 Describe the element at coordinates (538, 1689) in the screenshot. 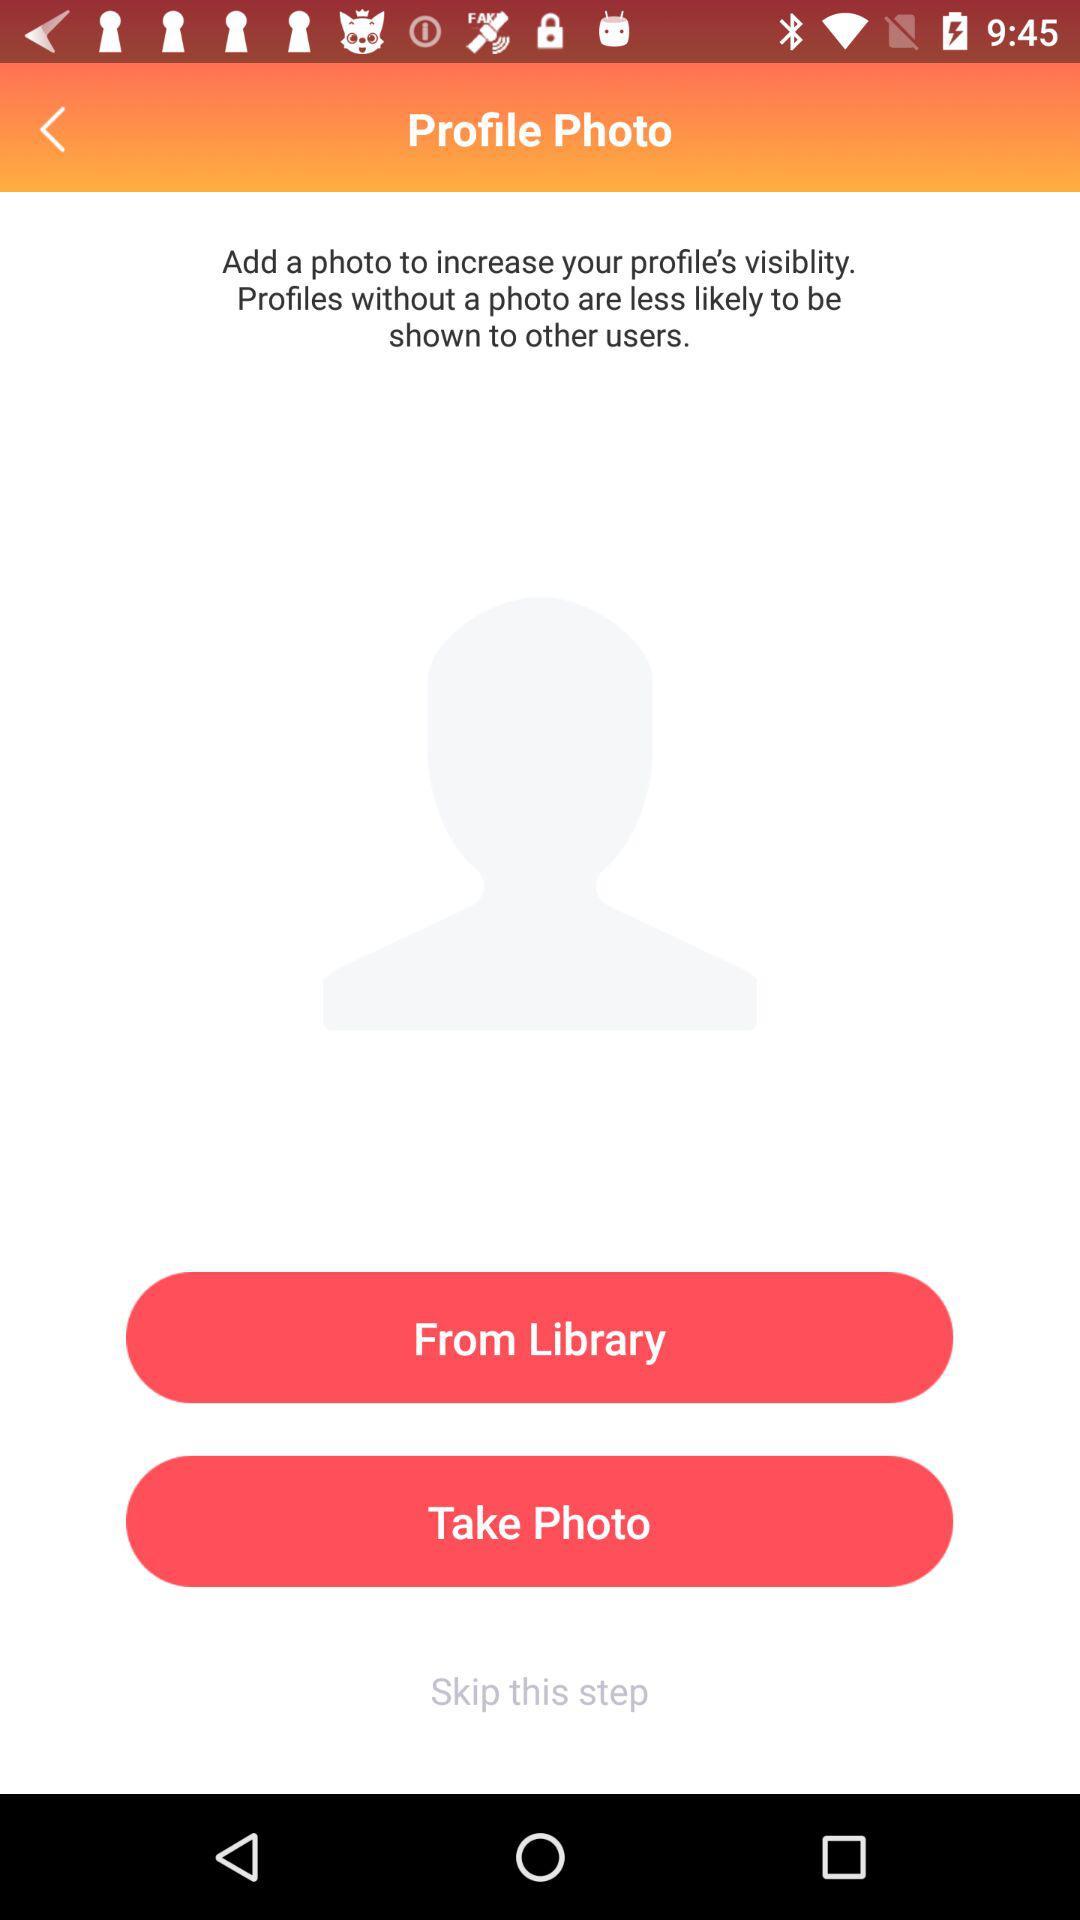

I see `the skip this step` at that location.